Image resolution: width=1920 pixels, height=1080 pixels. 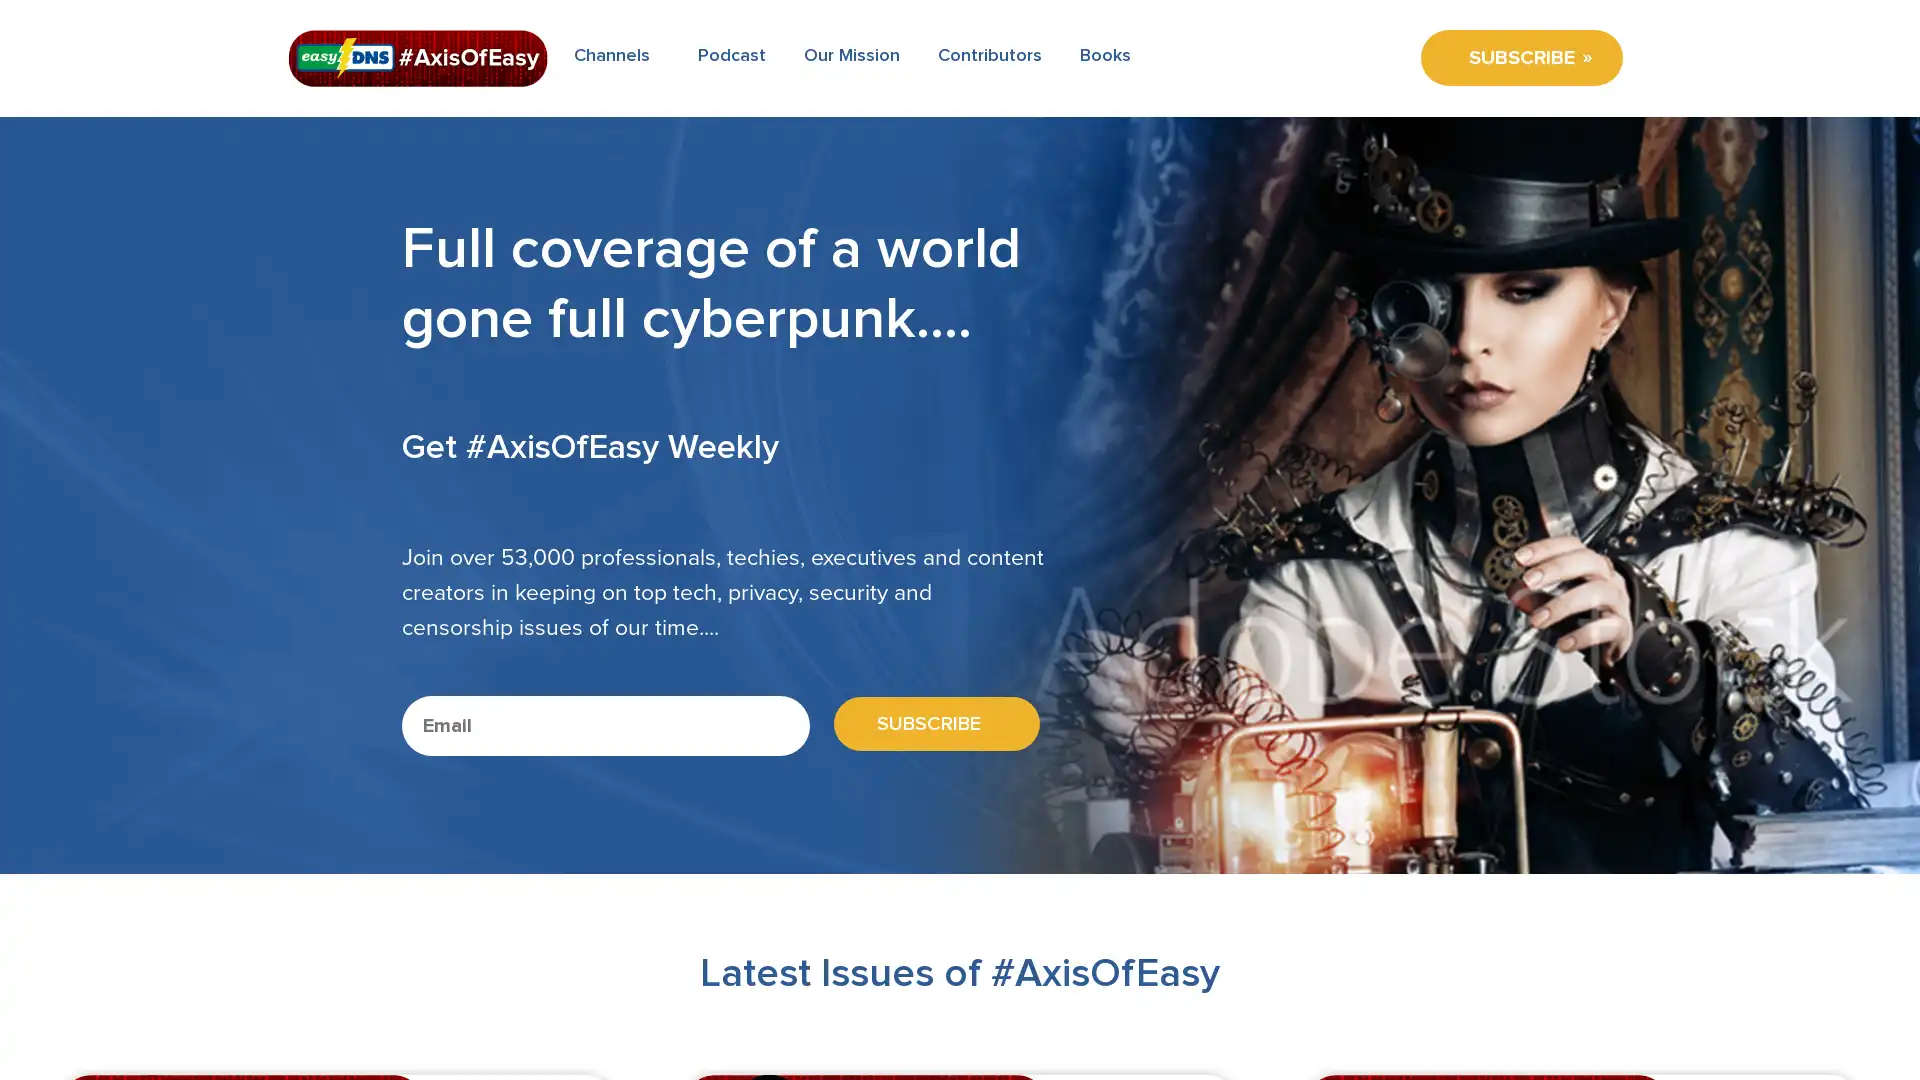 What do you see at coordinates (928, 724) in the screenshot?
I see `Subscribe` at bounding box center [928, 724].